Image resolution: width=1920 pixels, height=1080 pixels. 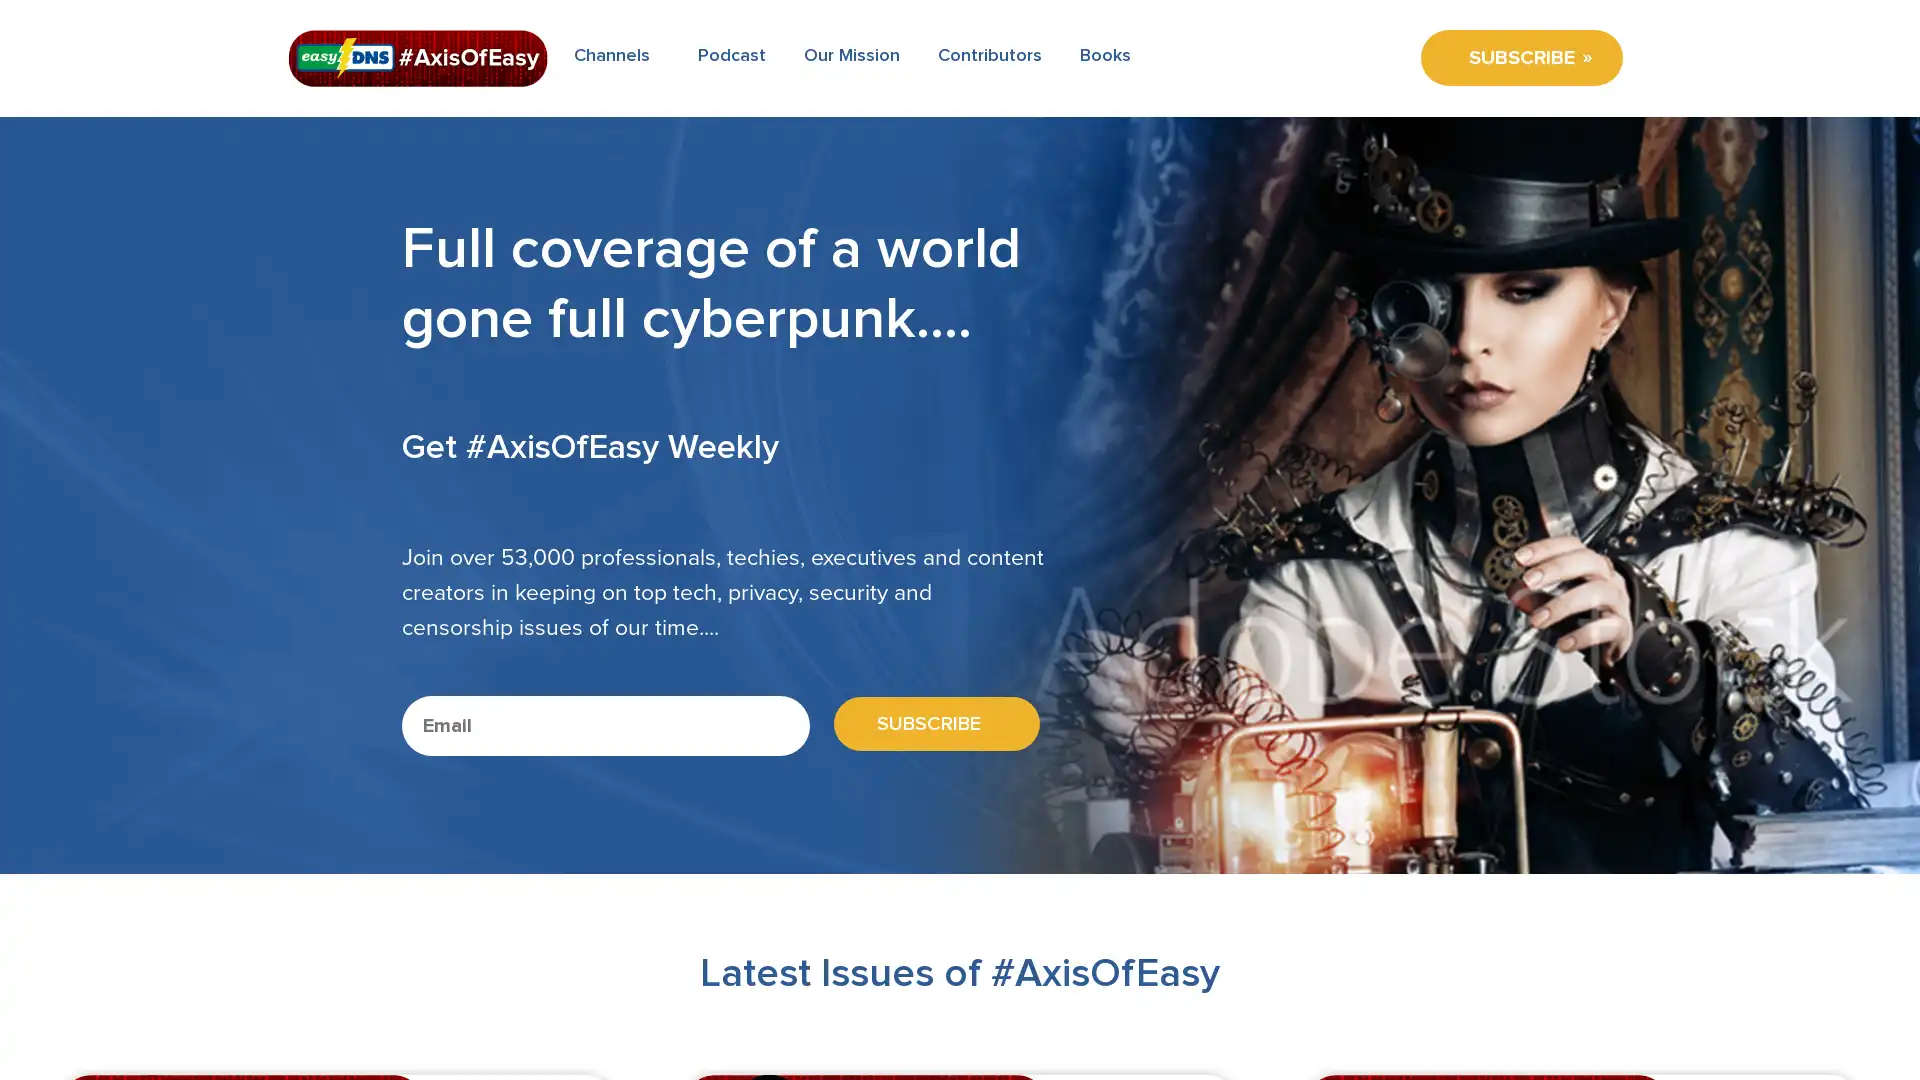 What do you see at coordinates (928, 724) in the screenshot?
I see `Subscribe` at bounding box center [928, 724].